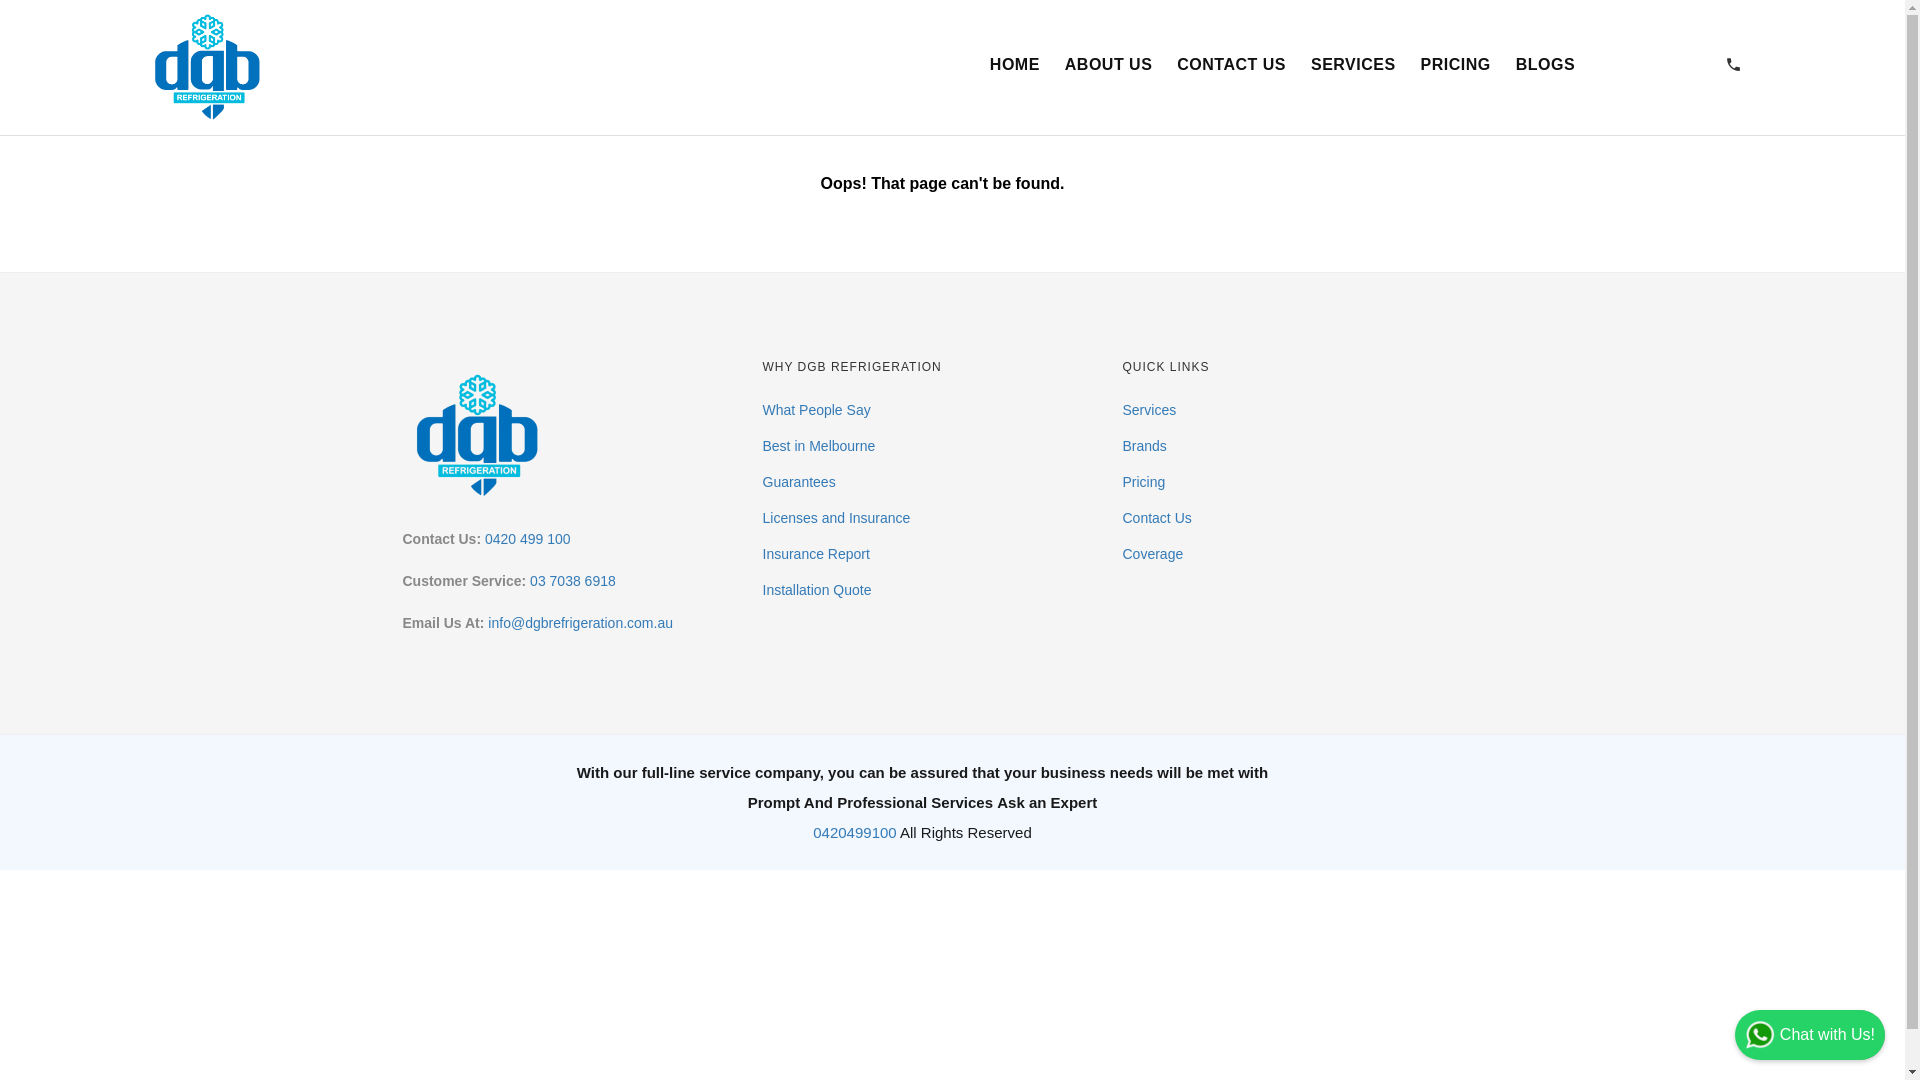 The image size is (1920, 1080). What do you see at coordinates (797, 482) in the screenshot?
I see `'Guarantees'` at bounding box center [797, 482].